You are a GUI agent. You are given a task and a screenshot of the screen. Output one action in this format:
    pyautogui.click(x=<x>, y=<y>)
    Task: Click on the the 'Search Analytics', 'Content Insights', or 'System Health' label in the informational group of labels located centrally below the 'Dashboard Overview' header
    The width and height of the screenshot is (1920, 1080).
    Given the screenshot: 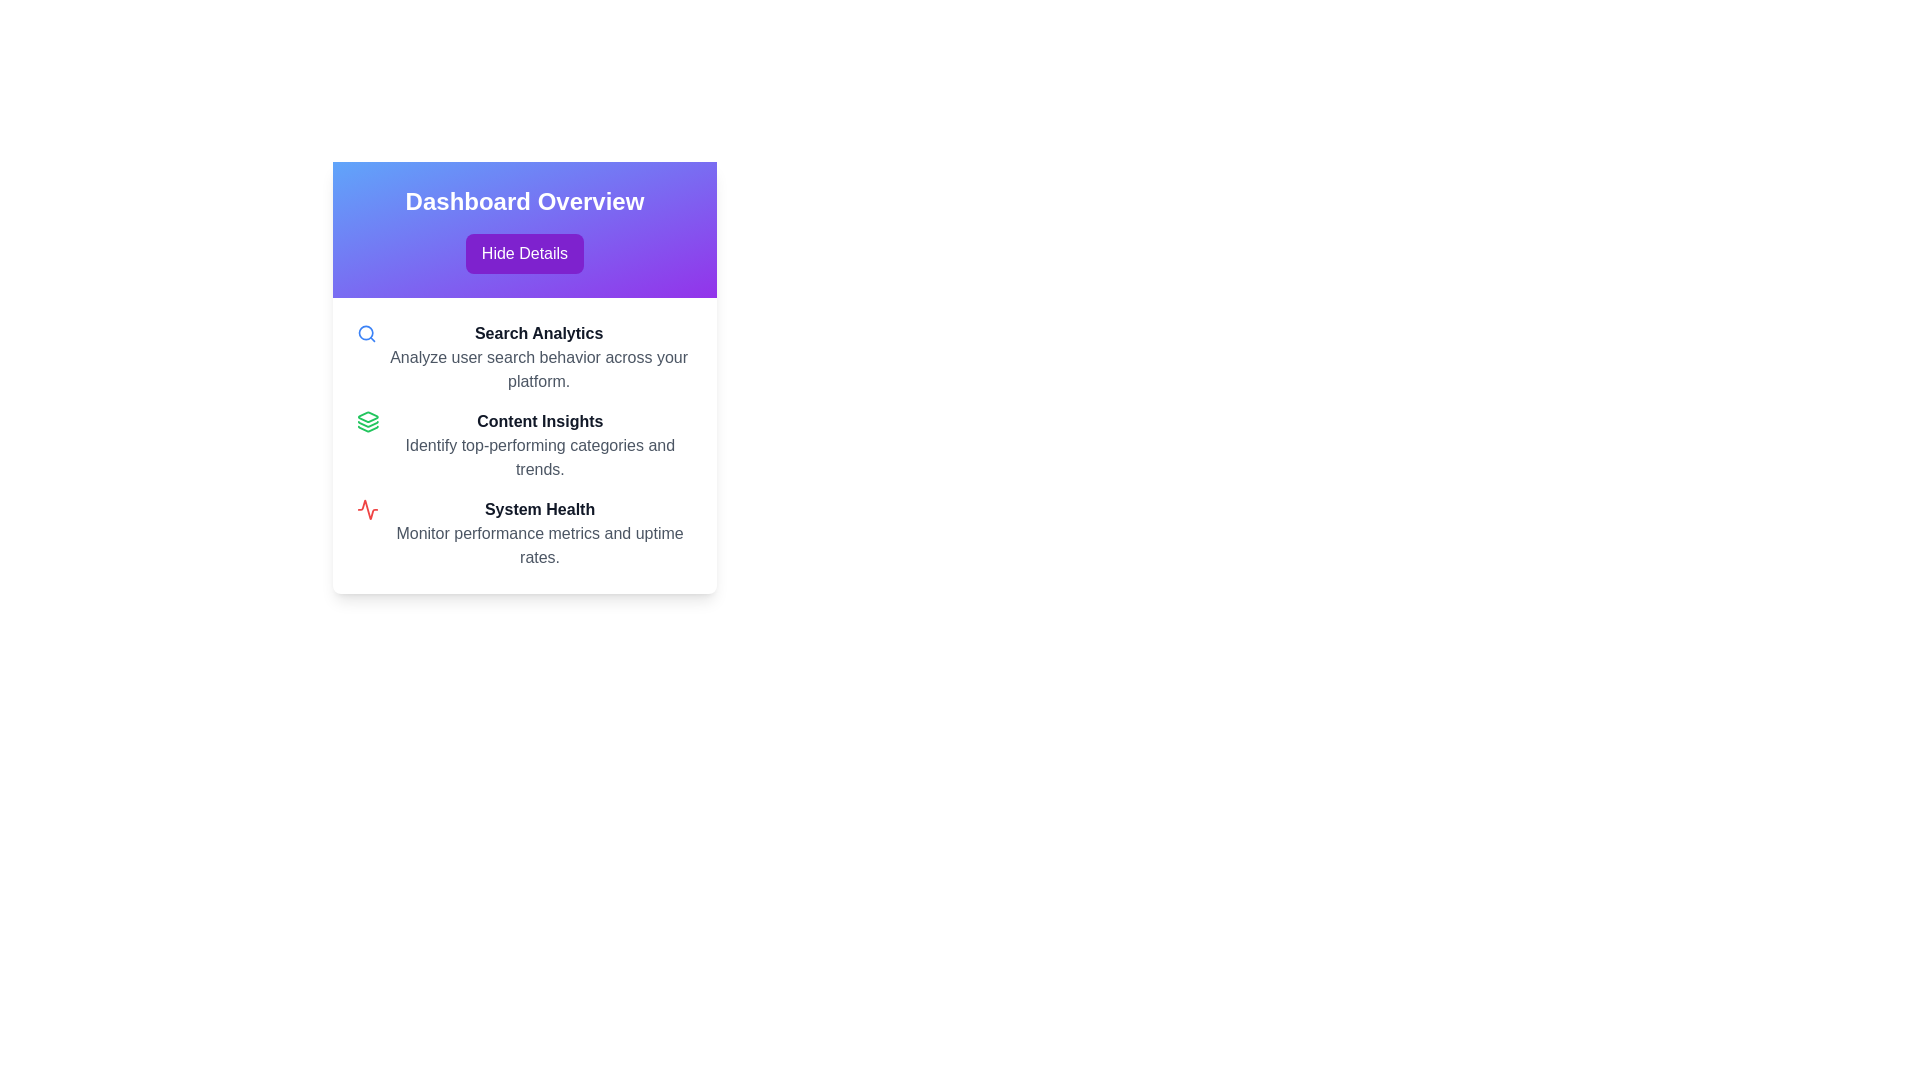 What is the action you would take?
    pyautogui.click(x=524, y=445)
    